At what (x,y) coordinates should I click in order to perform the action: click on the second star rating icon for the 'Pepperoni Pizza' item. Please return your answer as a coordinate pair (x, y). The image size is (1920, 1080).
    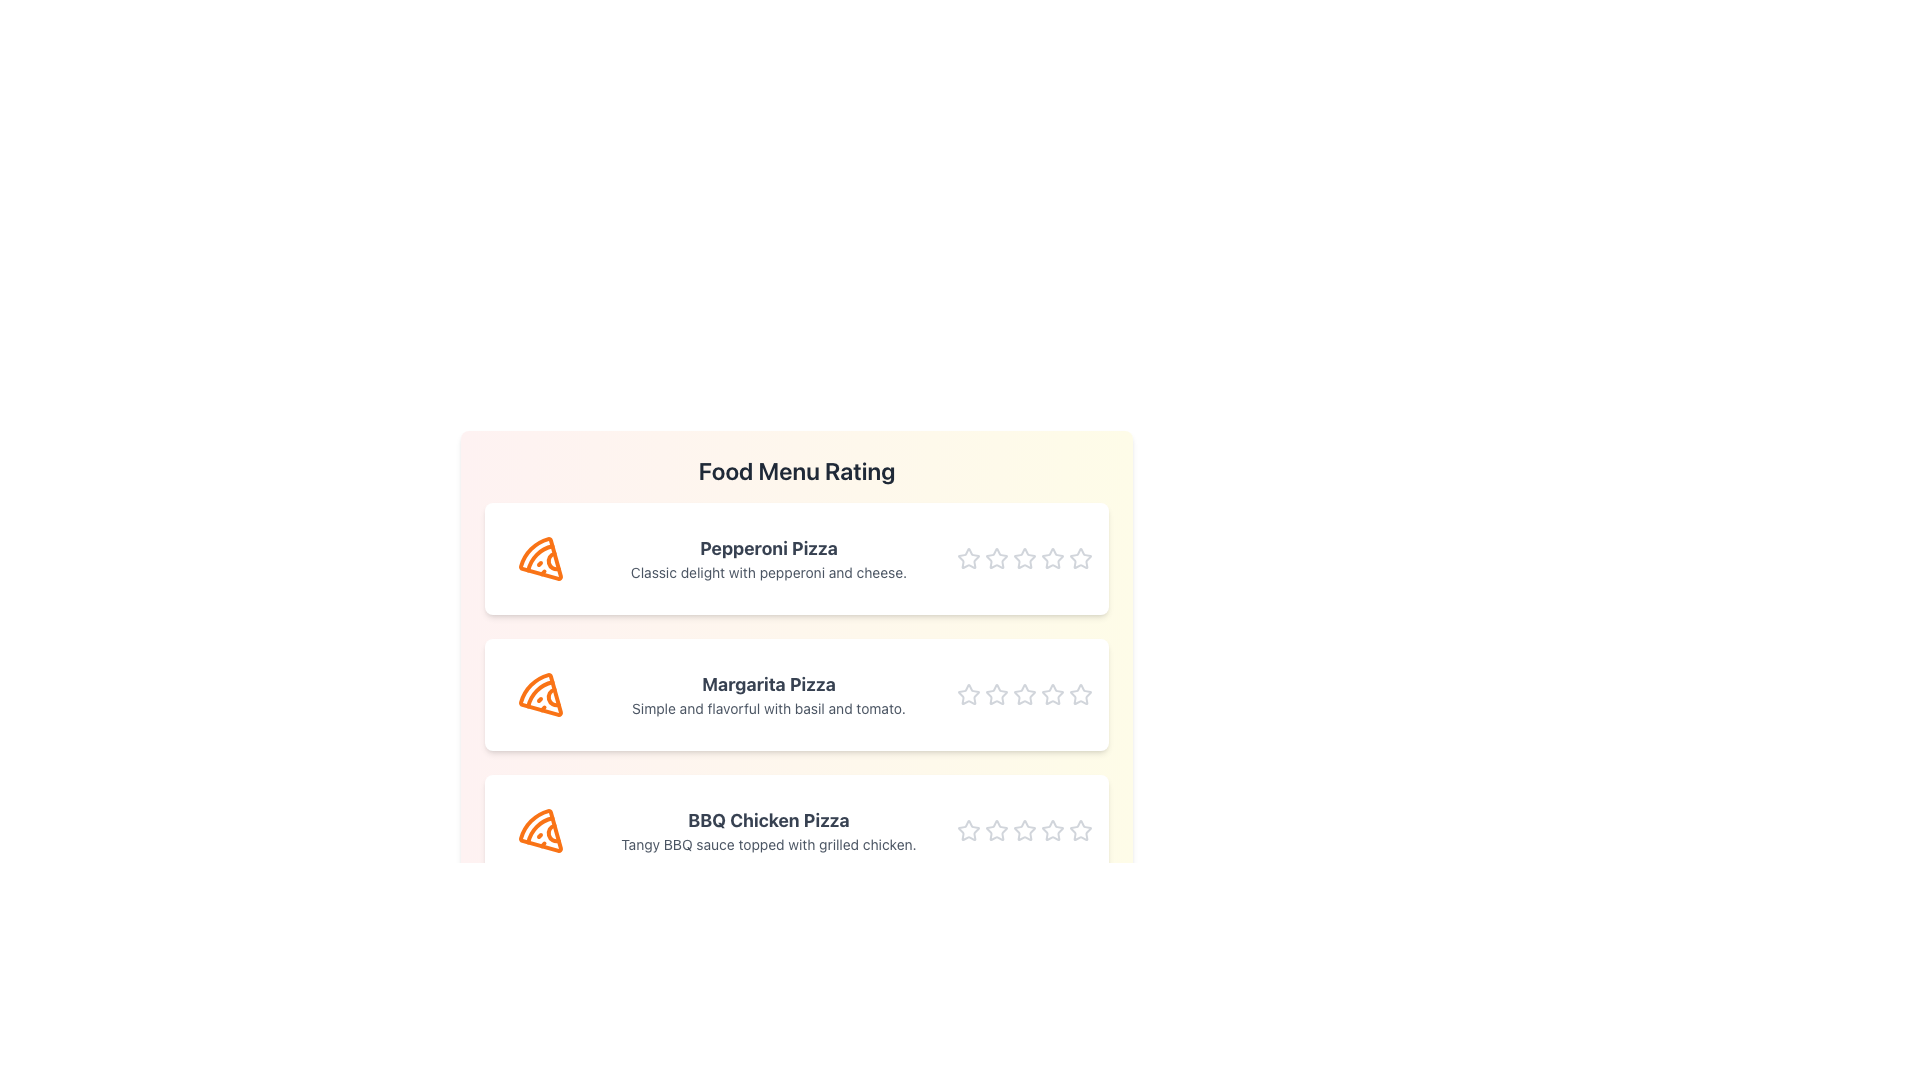
    Looking at the image, I should click on (997, 558).